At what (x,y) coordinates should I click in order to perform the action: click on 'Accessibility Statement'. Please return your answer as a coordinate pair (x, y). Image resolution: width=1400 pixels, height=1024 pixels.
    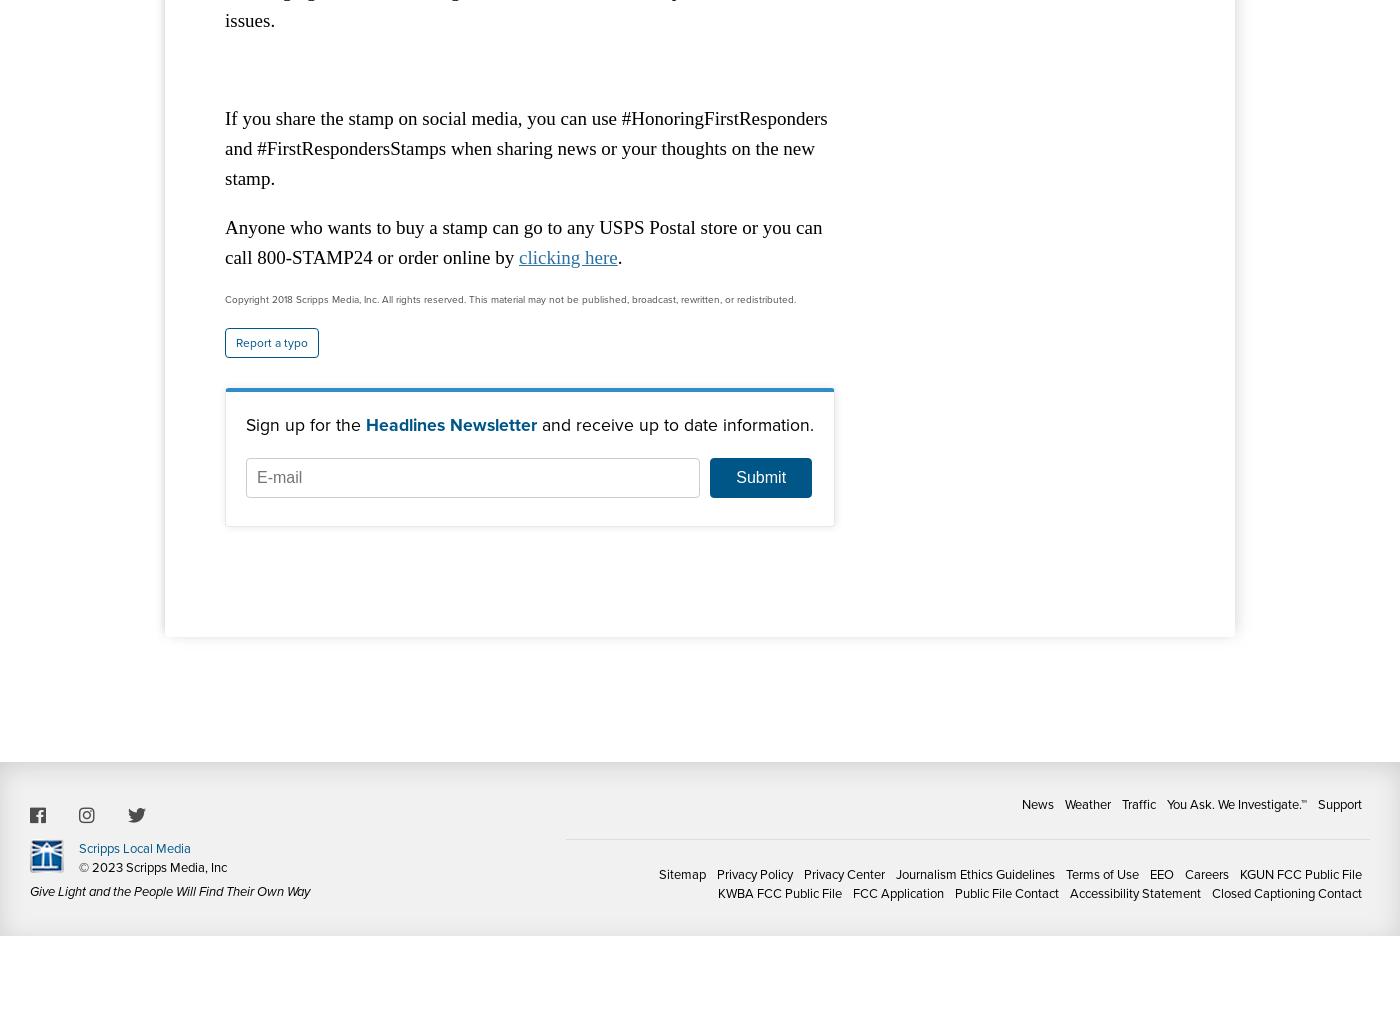
    Looking at the image, I should click on (1135, 893).